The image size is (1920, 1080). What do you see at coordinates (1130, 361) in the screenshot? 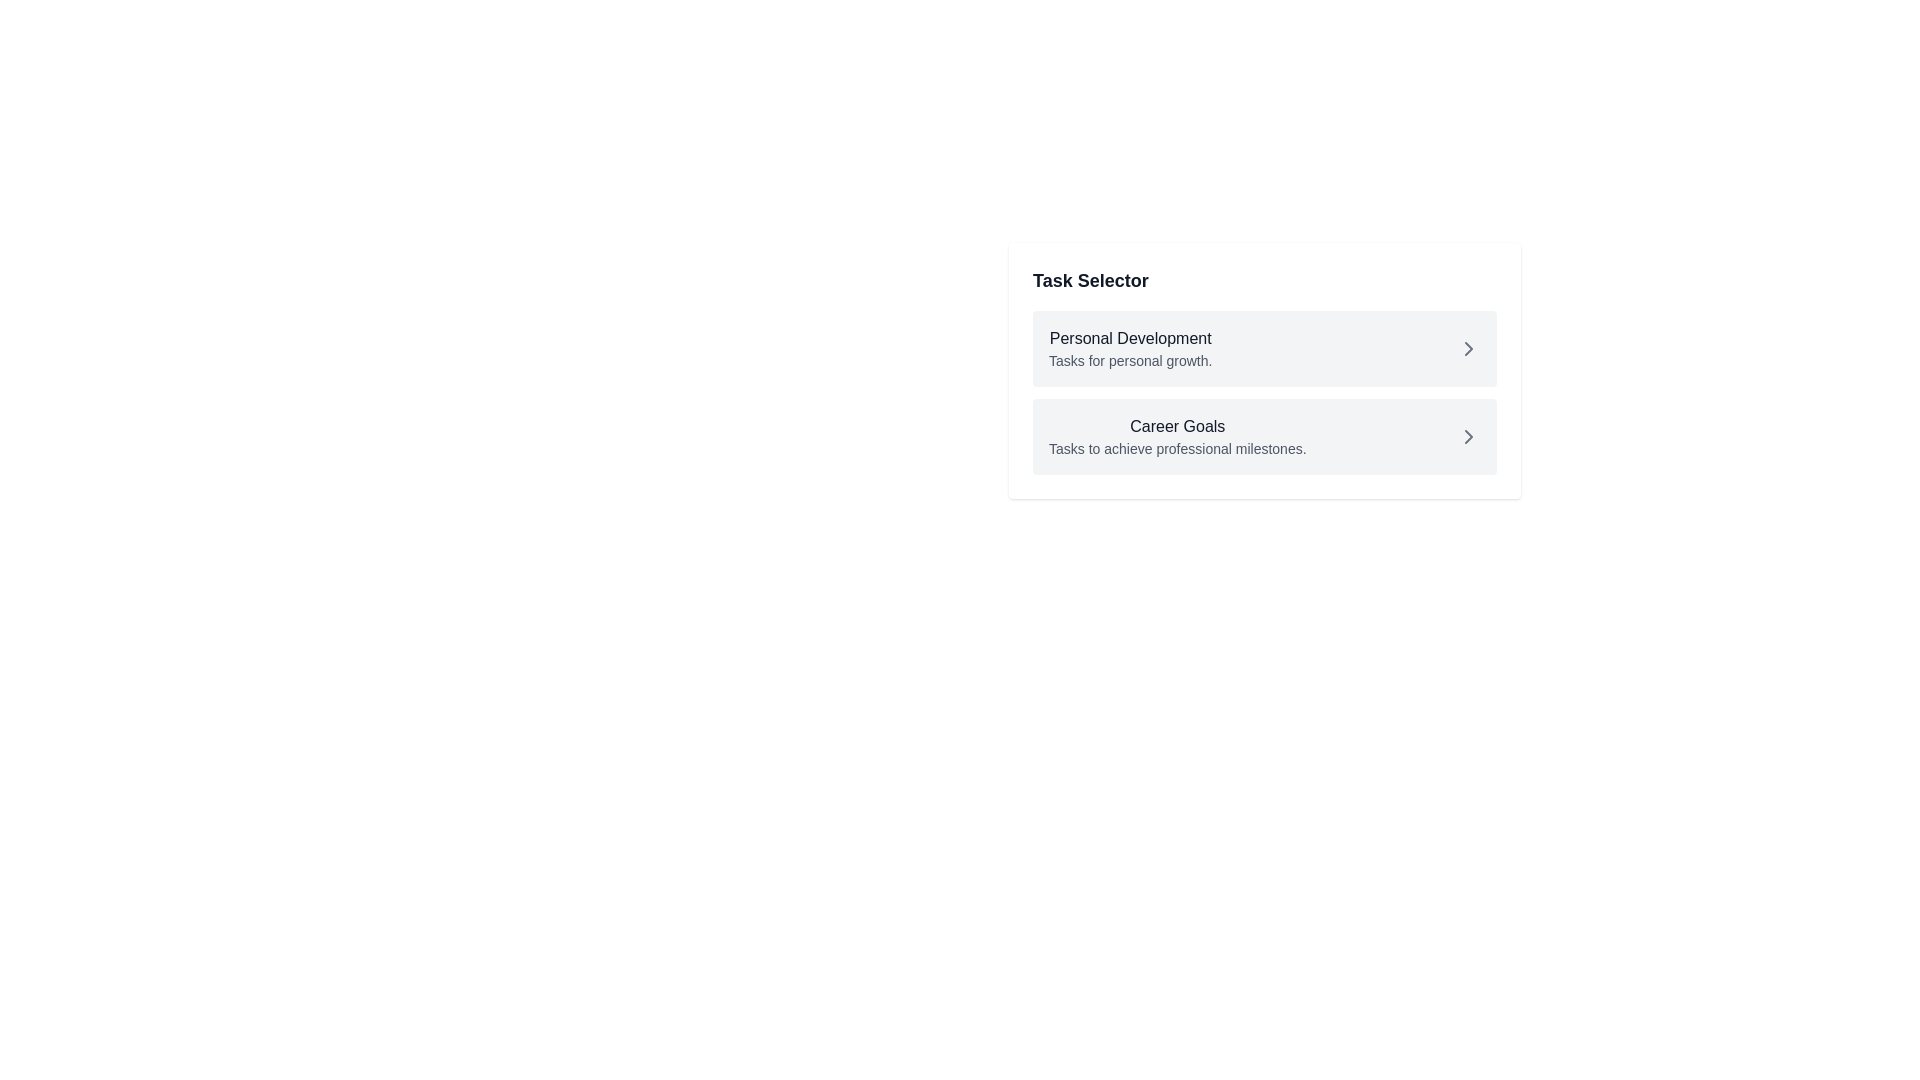
I see `the text label displaying 'Tasks for personal growth.' which is styled in a smaller gray font and located directly below 'Personal Development' within the 'Task Selector' section` at bounding box center [1130, 361].